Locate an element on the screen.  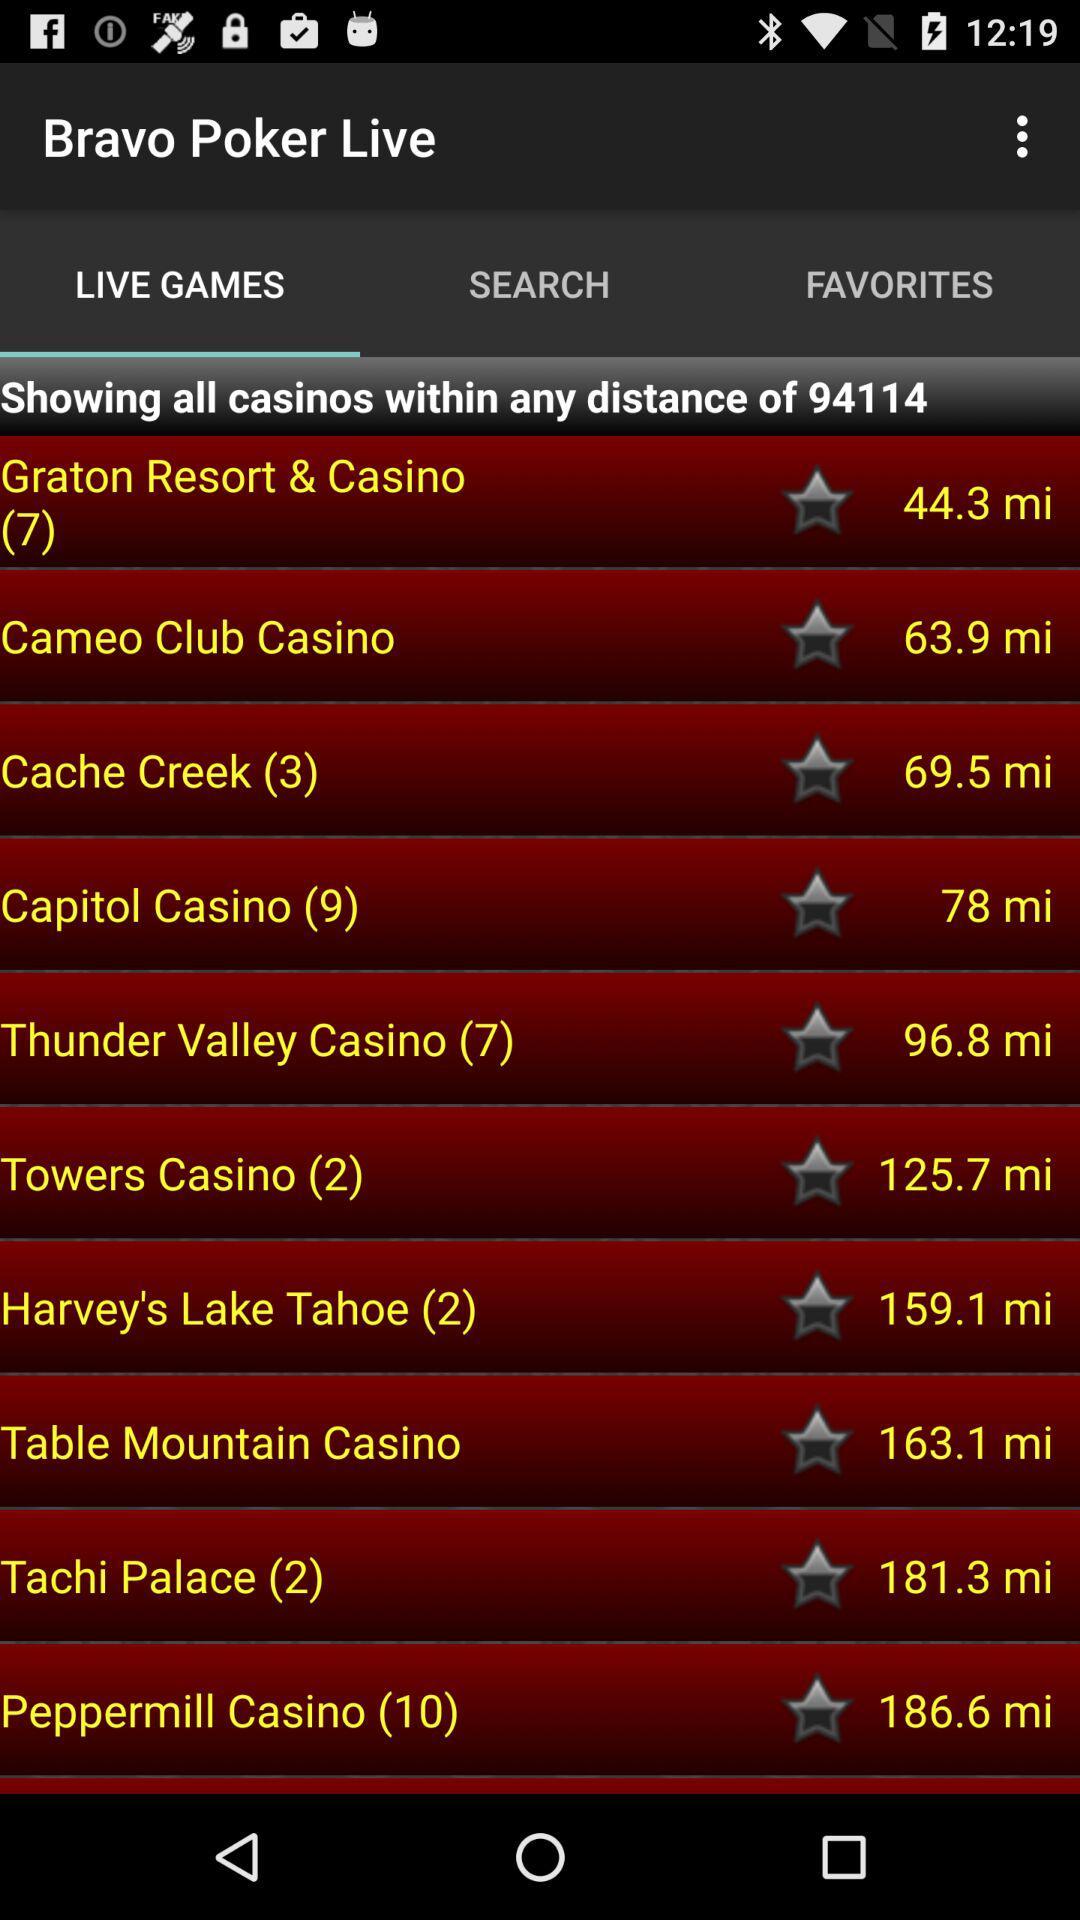
63.9 mi is located at coordinates (954, 634).